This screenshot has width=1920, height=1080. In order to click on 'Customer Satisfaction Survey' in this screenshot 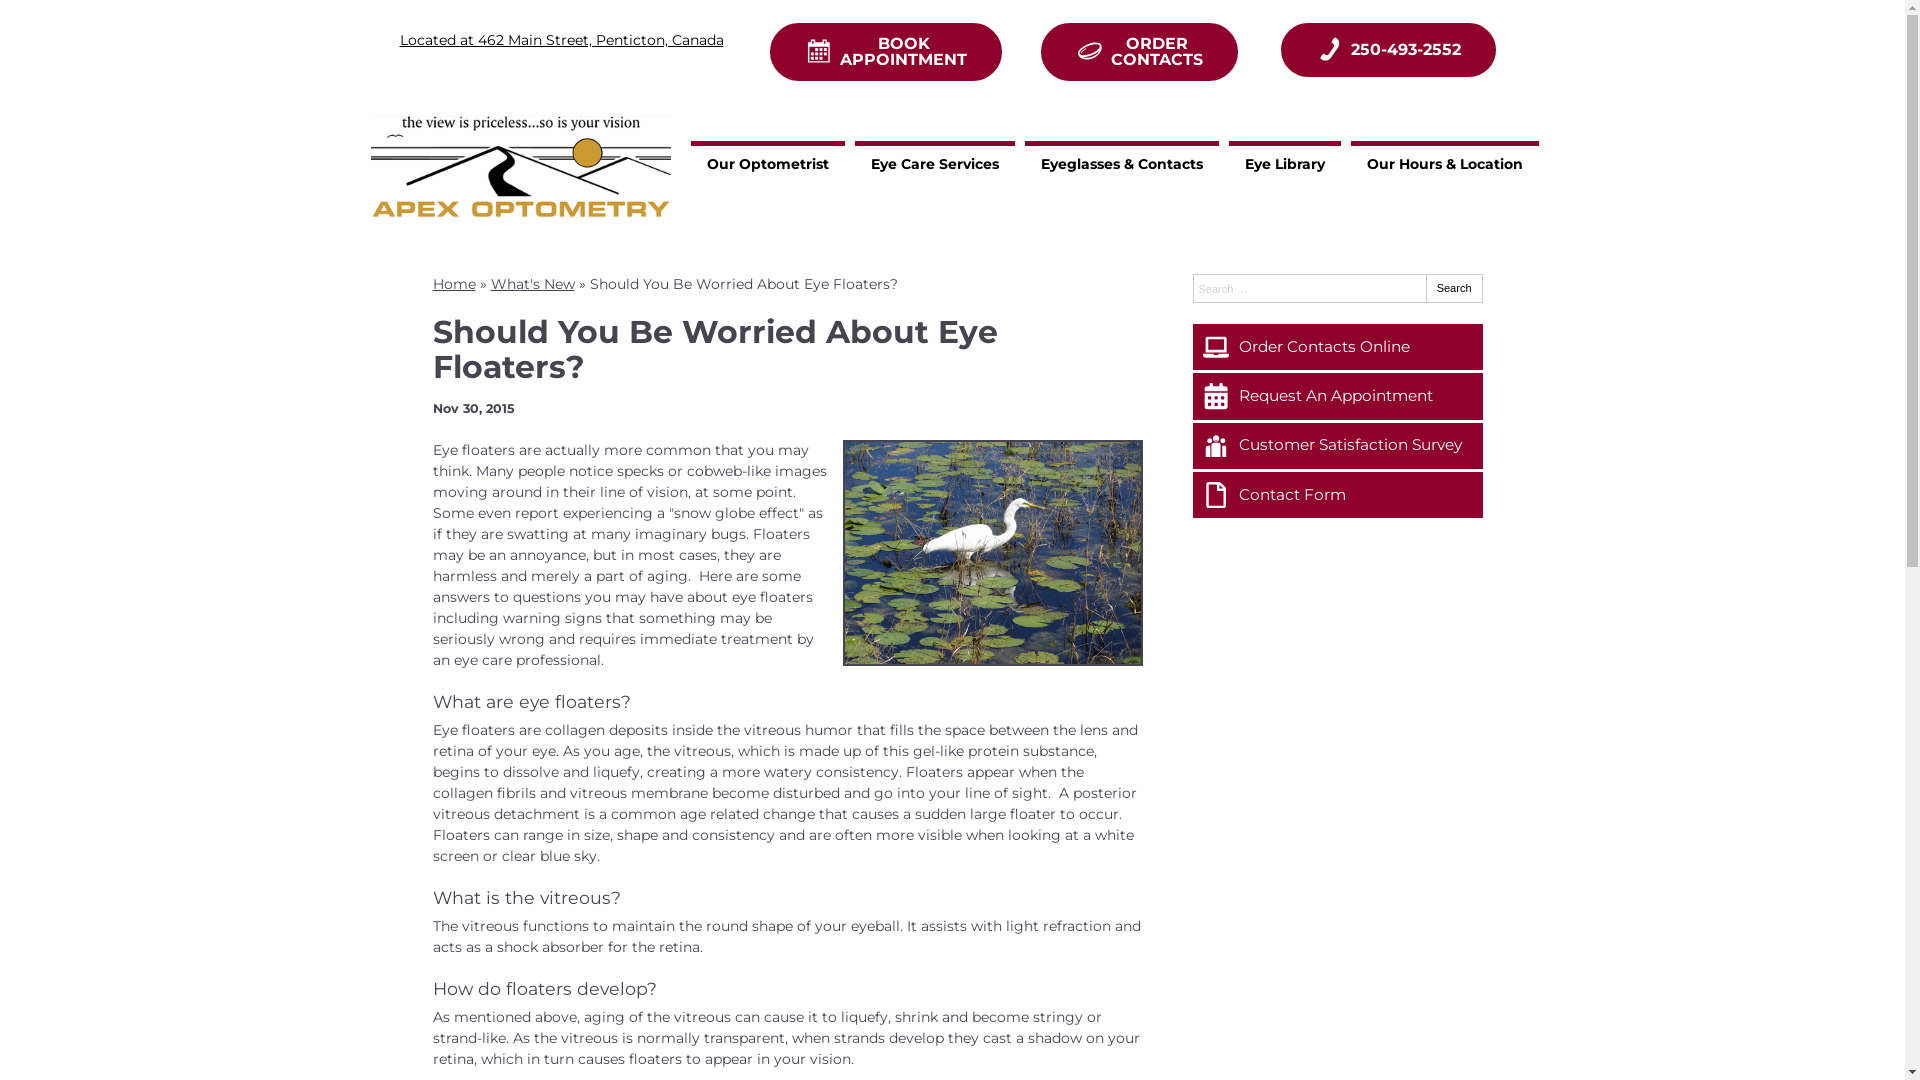, I will do `click(1337, 445)`.